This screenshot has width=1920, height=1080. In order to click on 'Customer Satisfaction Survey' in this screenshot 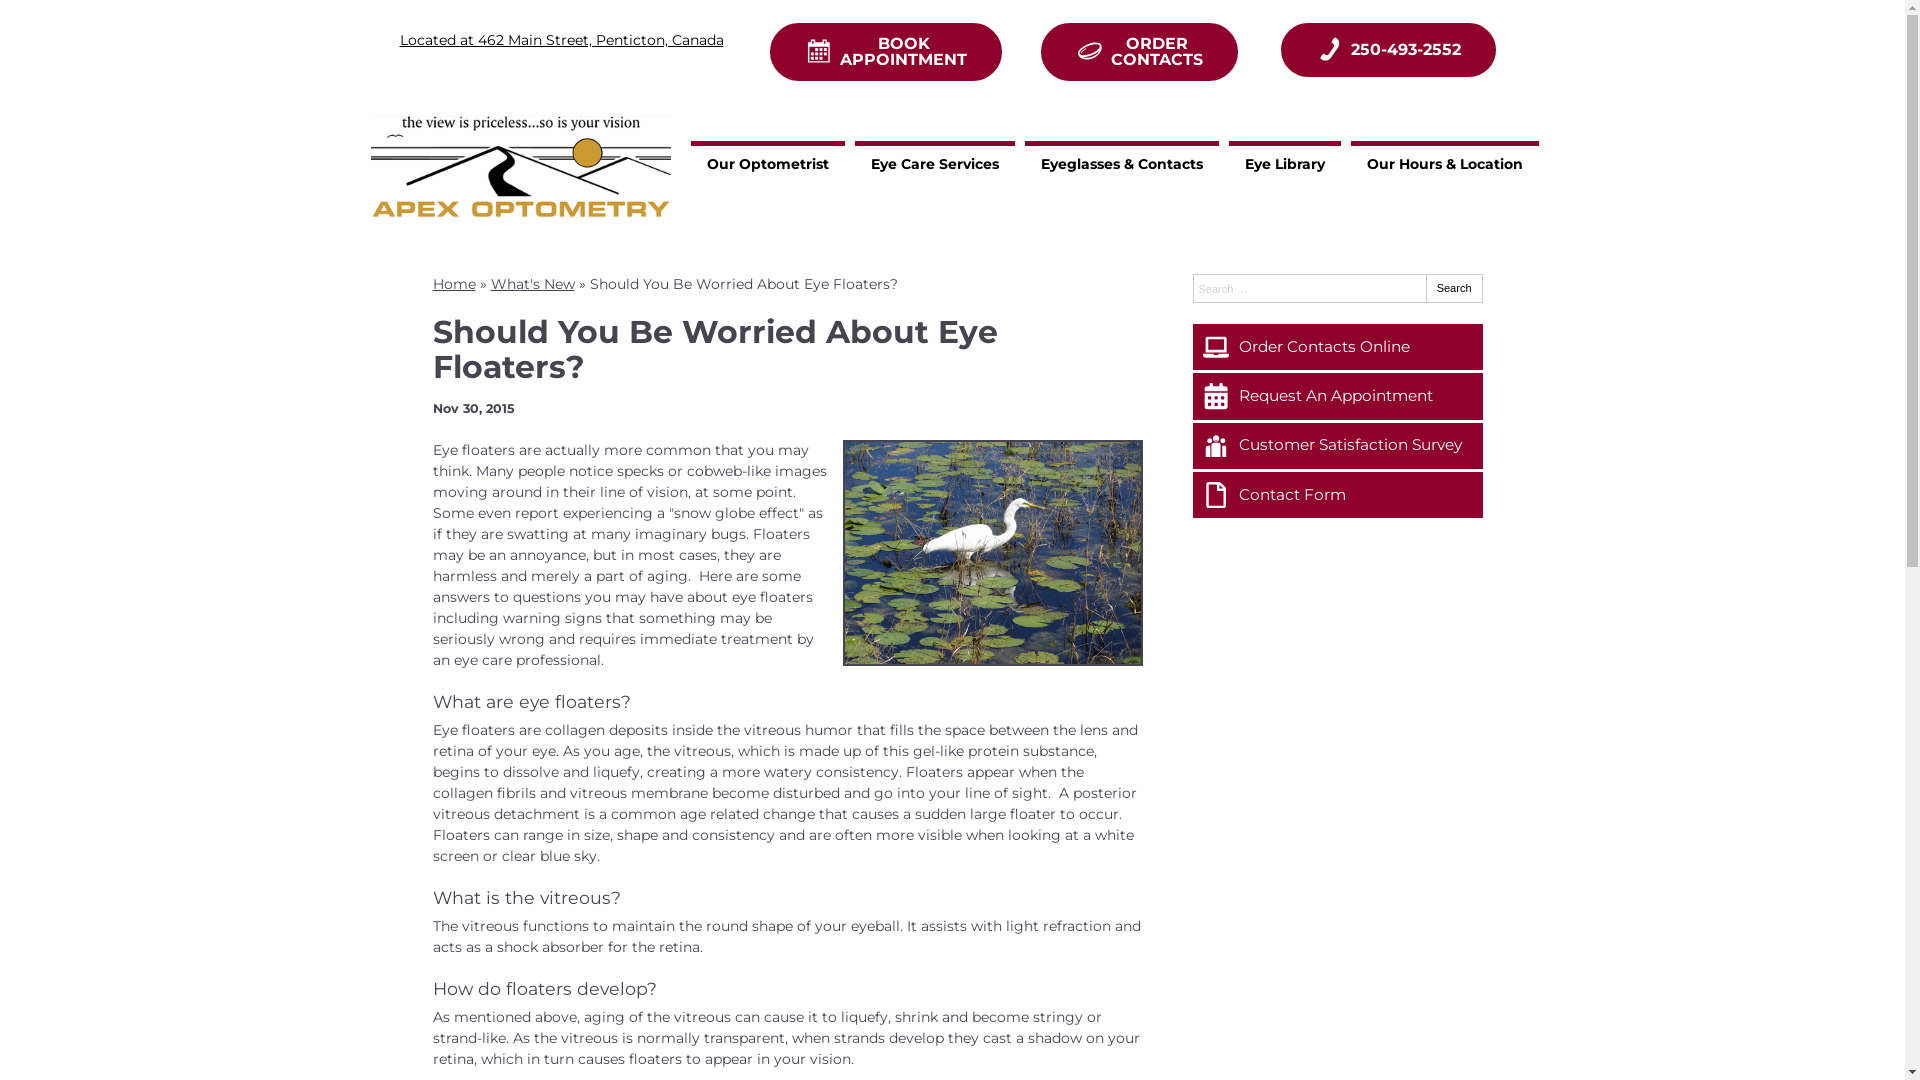, I will do `click(1337, 445)`.